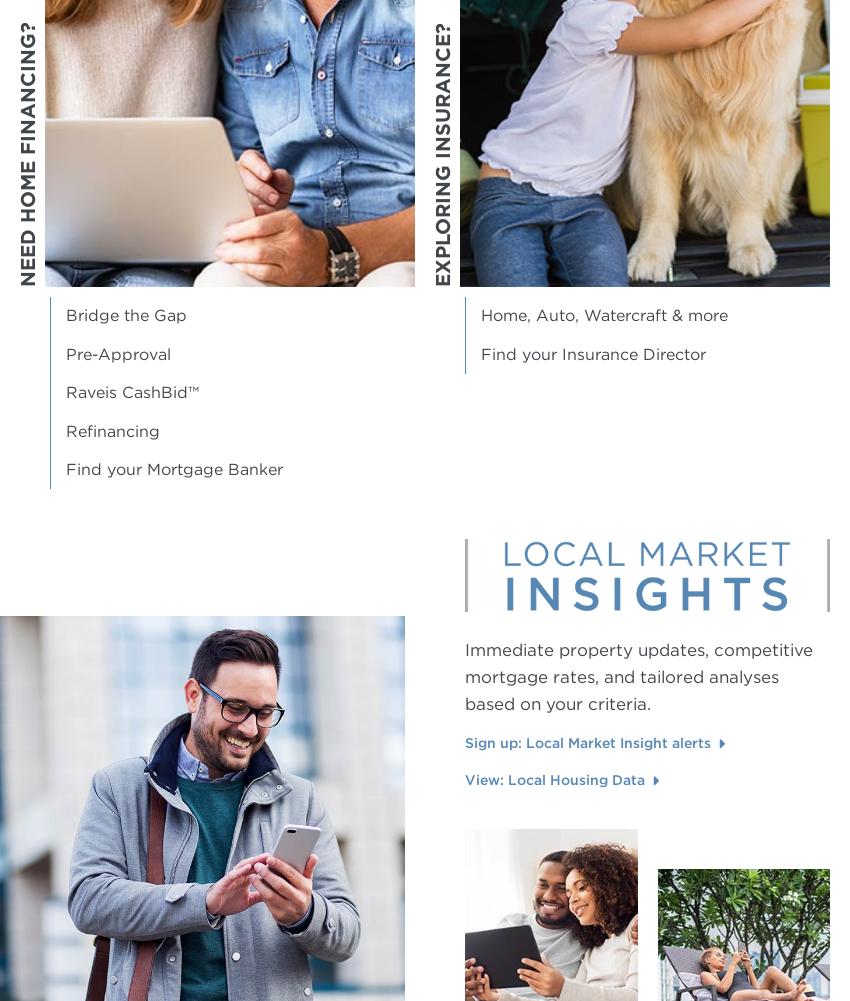 Image resolution: width=850 pixels, height=1001 pixels. Describe the element at coordinates (14, 154) in the screenshot. I see `'Need Home Financing?'` at that location.